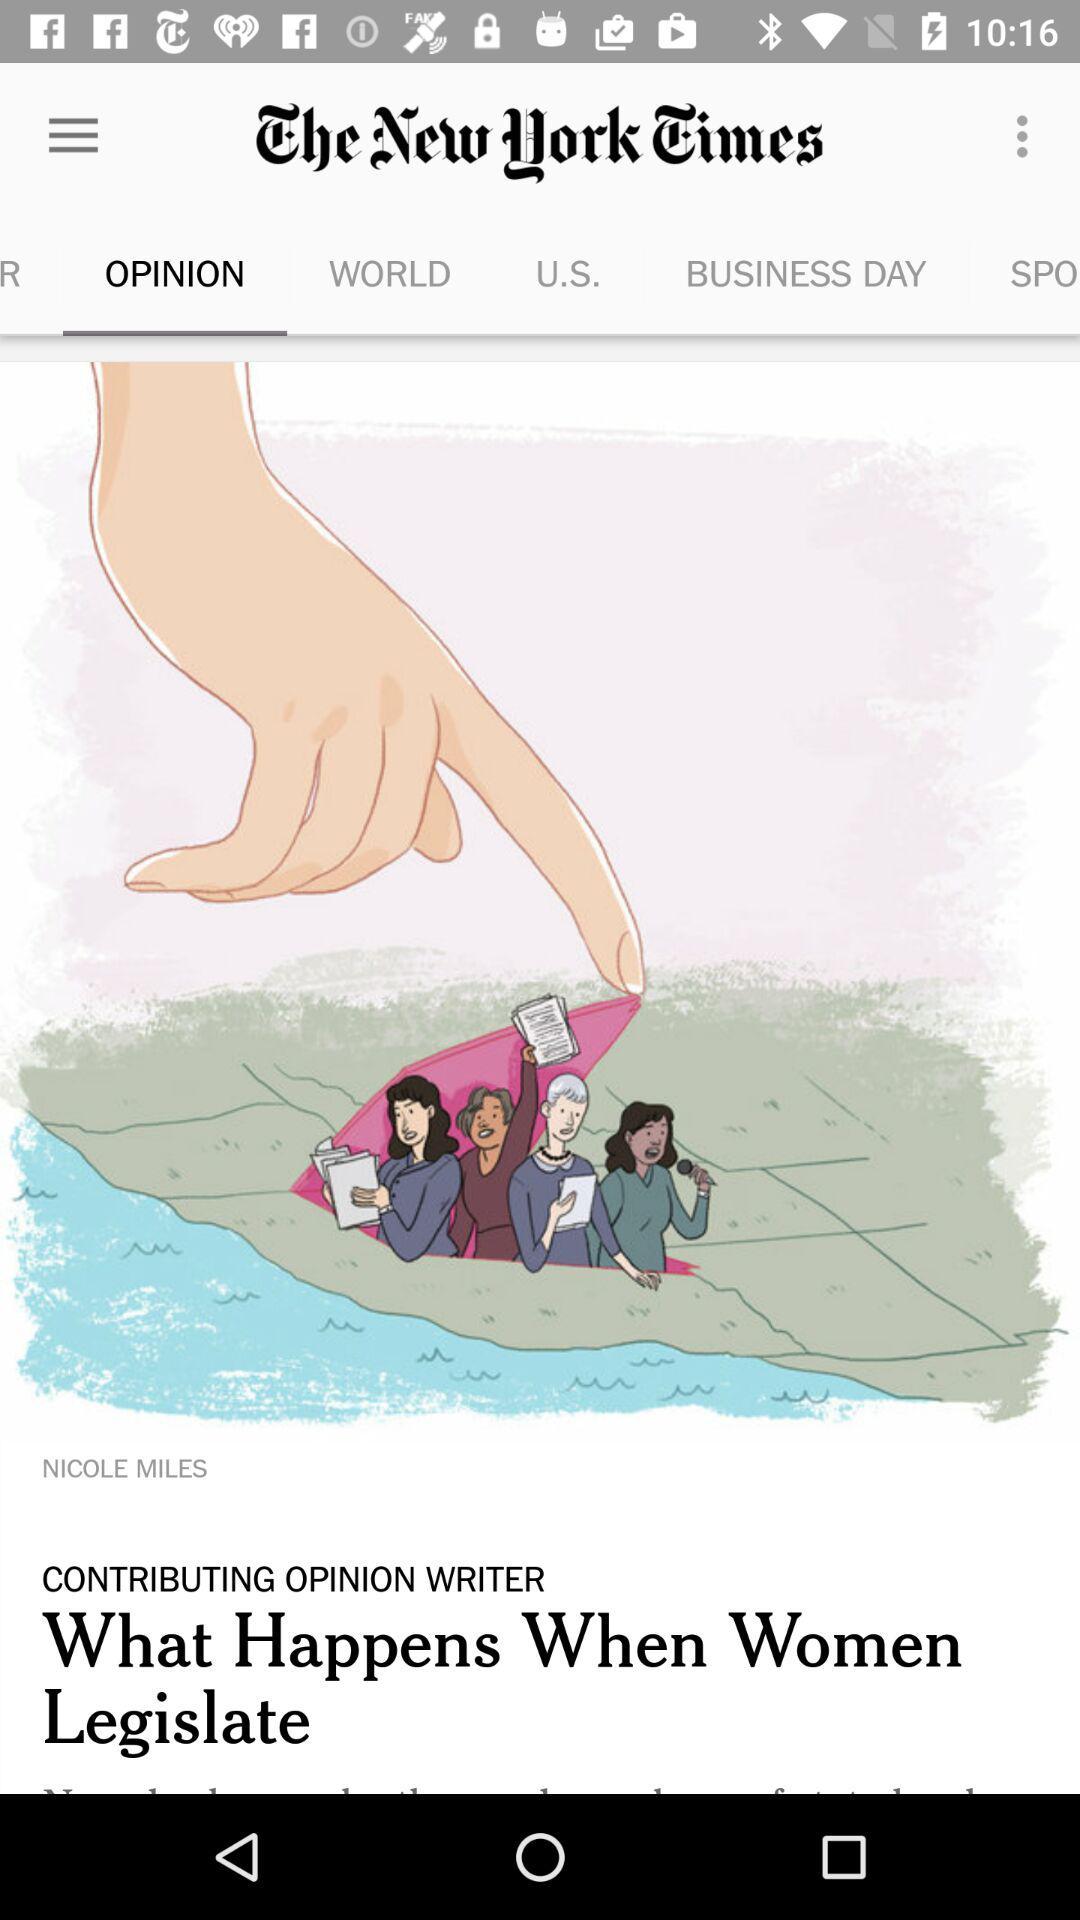 This screenshot has height=1920, width=1080. What do you see at coordinates (804, 272) in the screenshot?
I see `icon next to the u.s. icon` at bounding box center [804, 272].